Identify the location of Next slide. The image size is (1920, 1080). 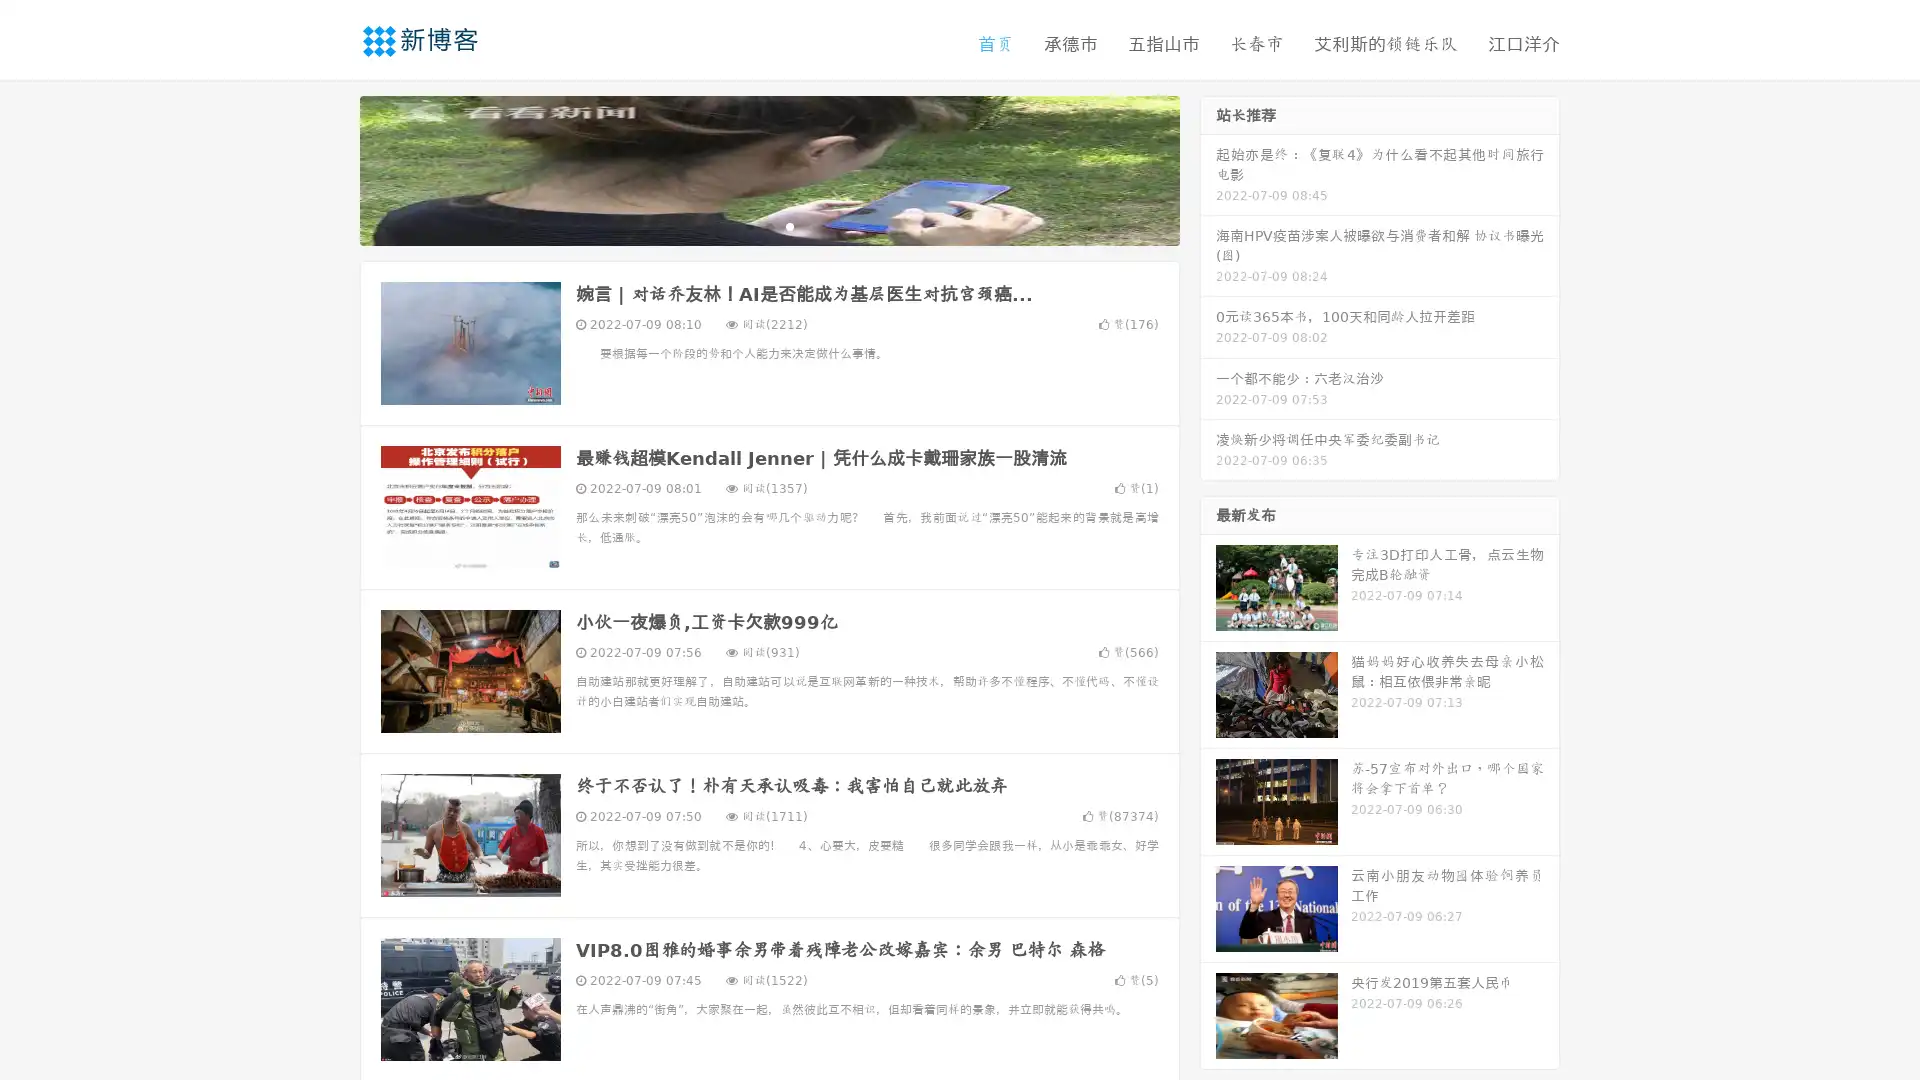
(1208, 168).